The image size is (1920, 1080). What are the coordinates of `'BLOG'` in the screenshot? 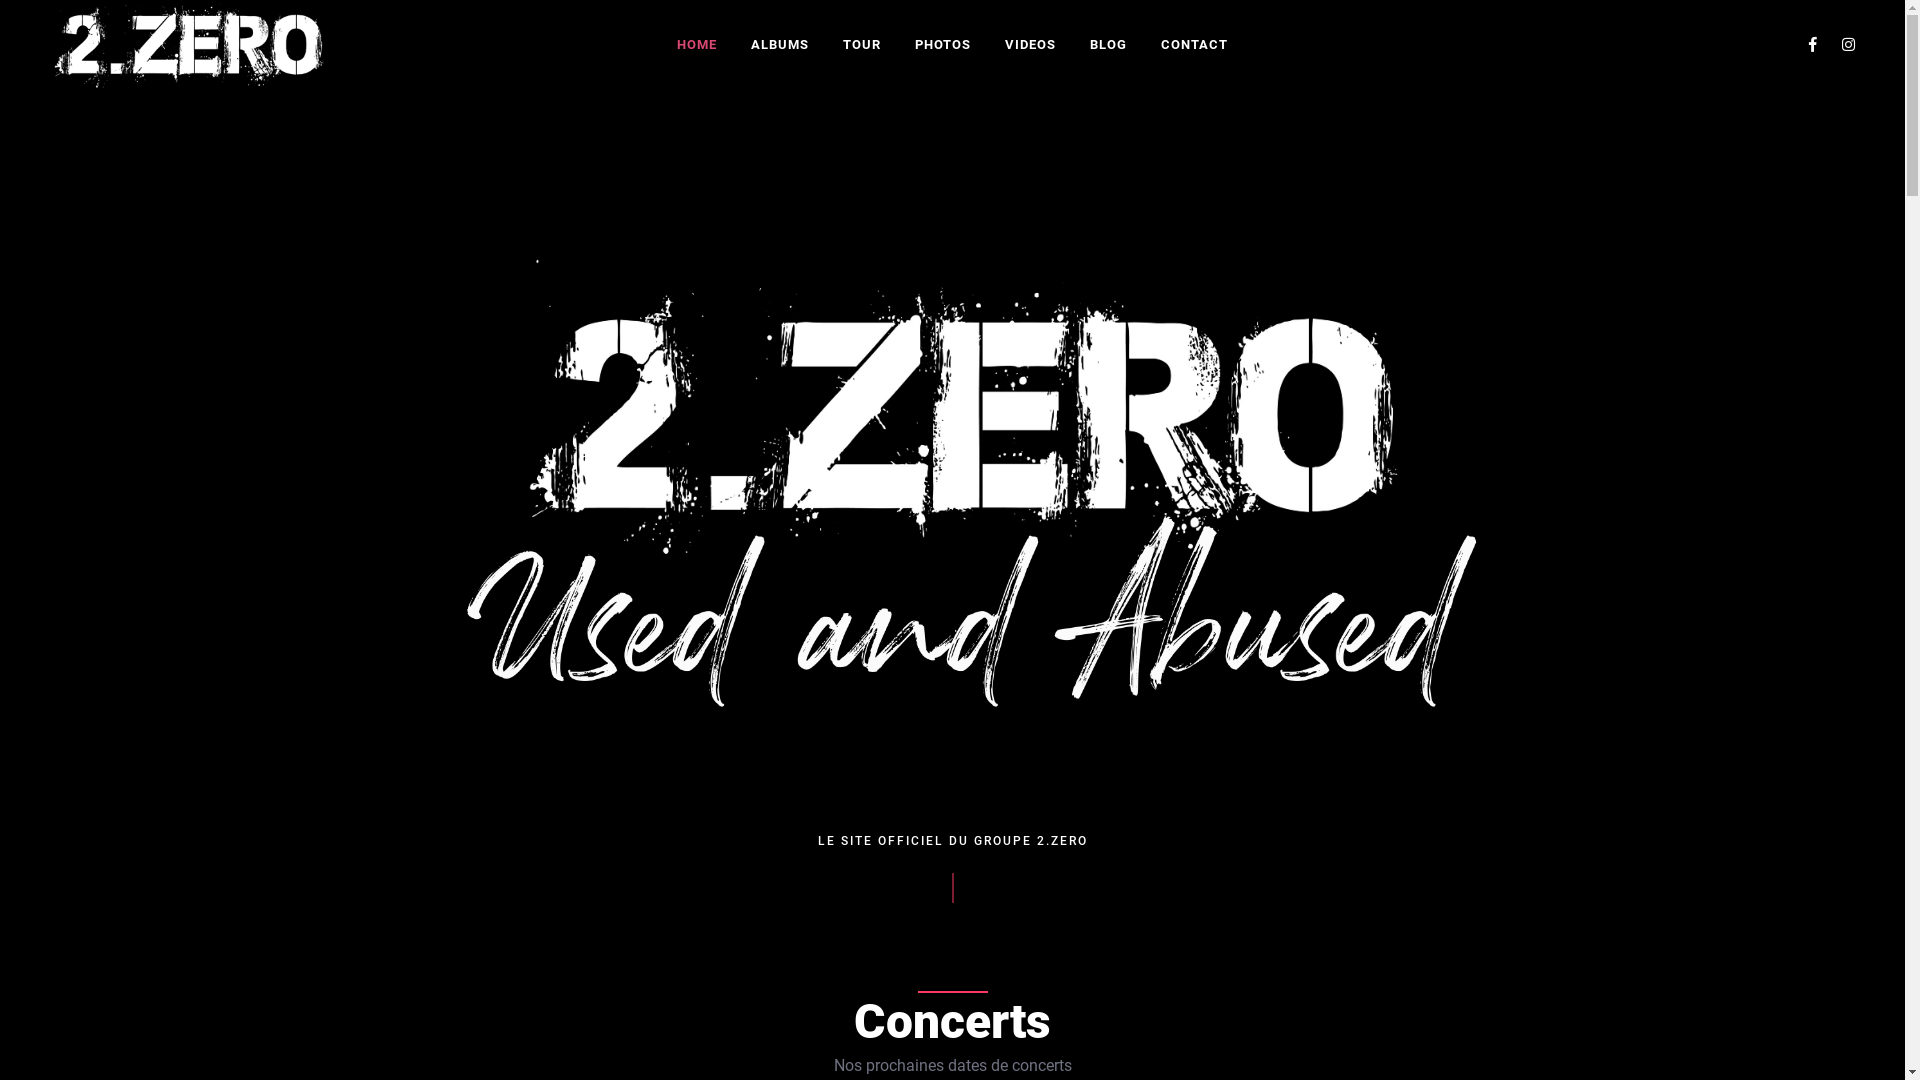 It's located at (1107, 44).